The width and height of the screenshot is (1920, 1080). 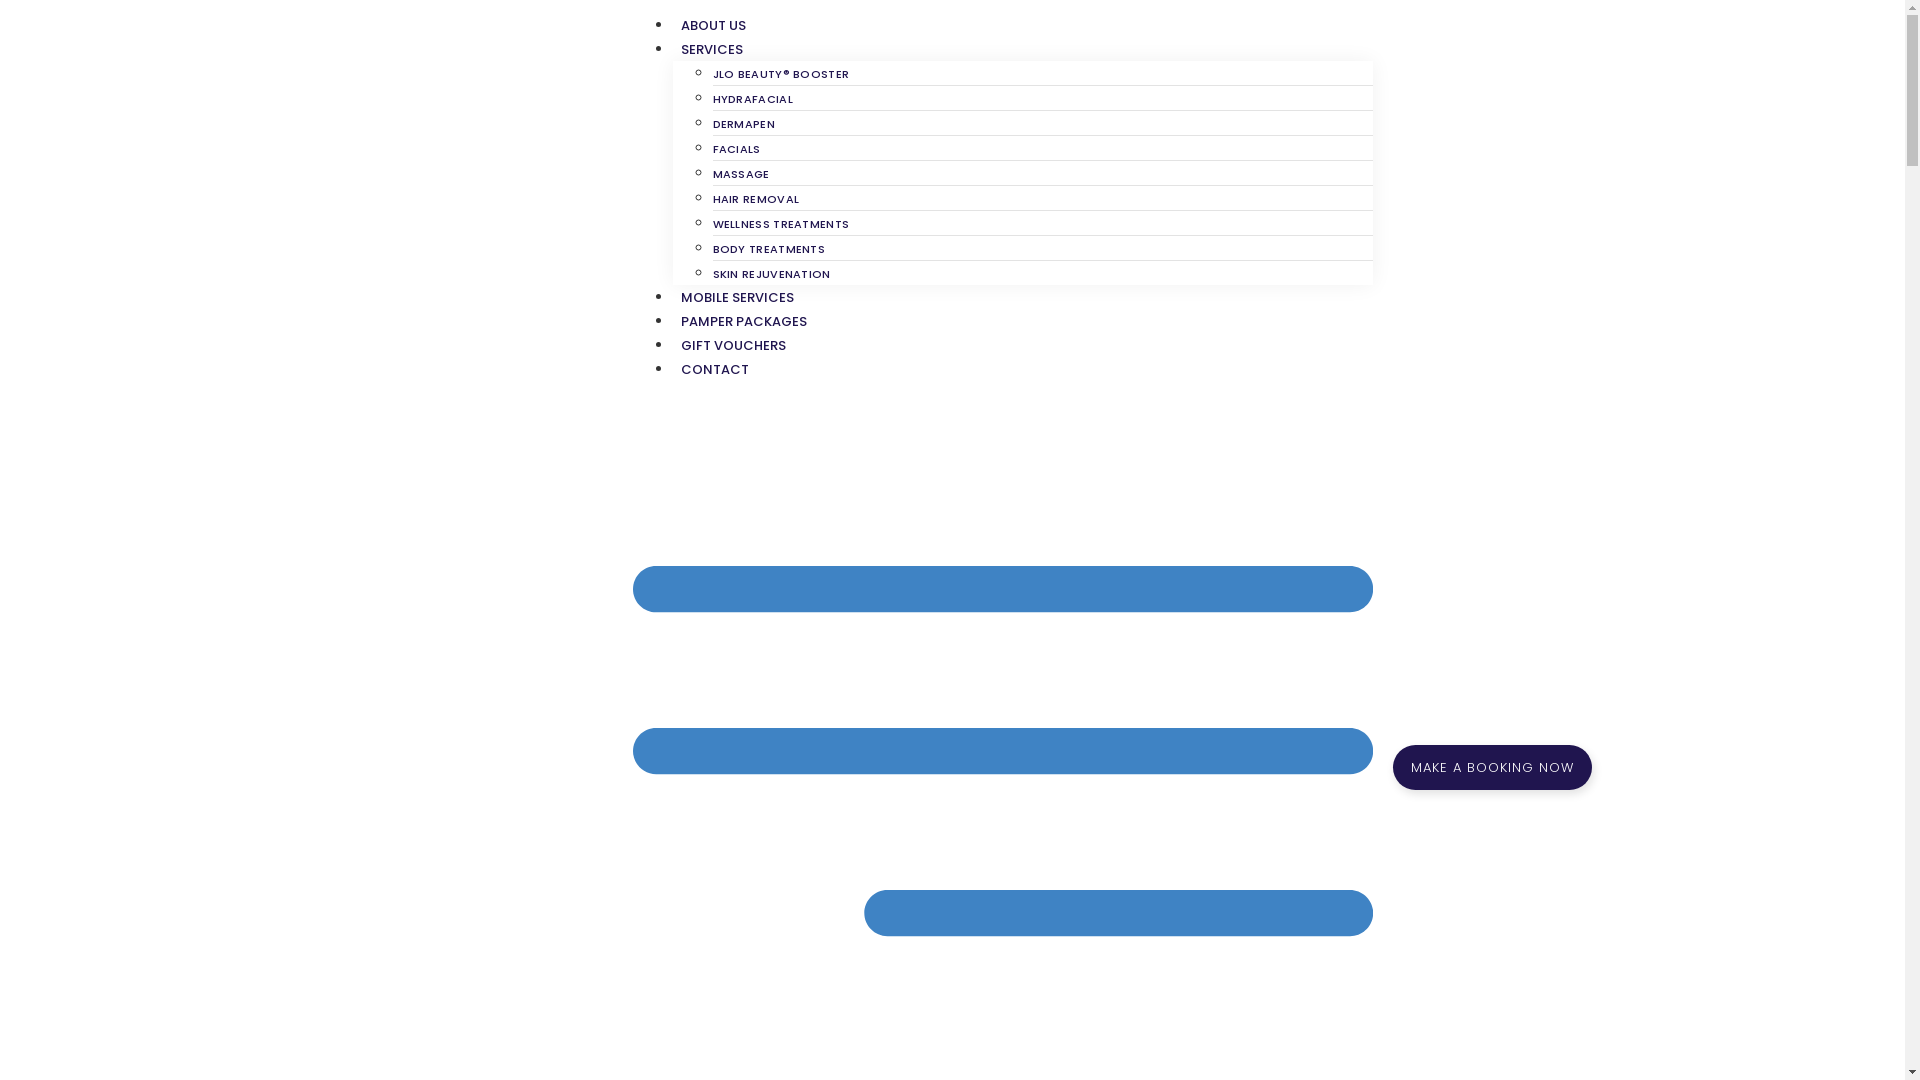 I want to click on 'PAMPER PACKAGES', so click(x=742, y=320).